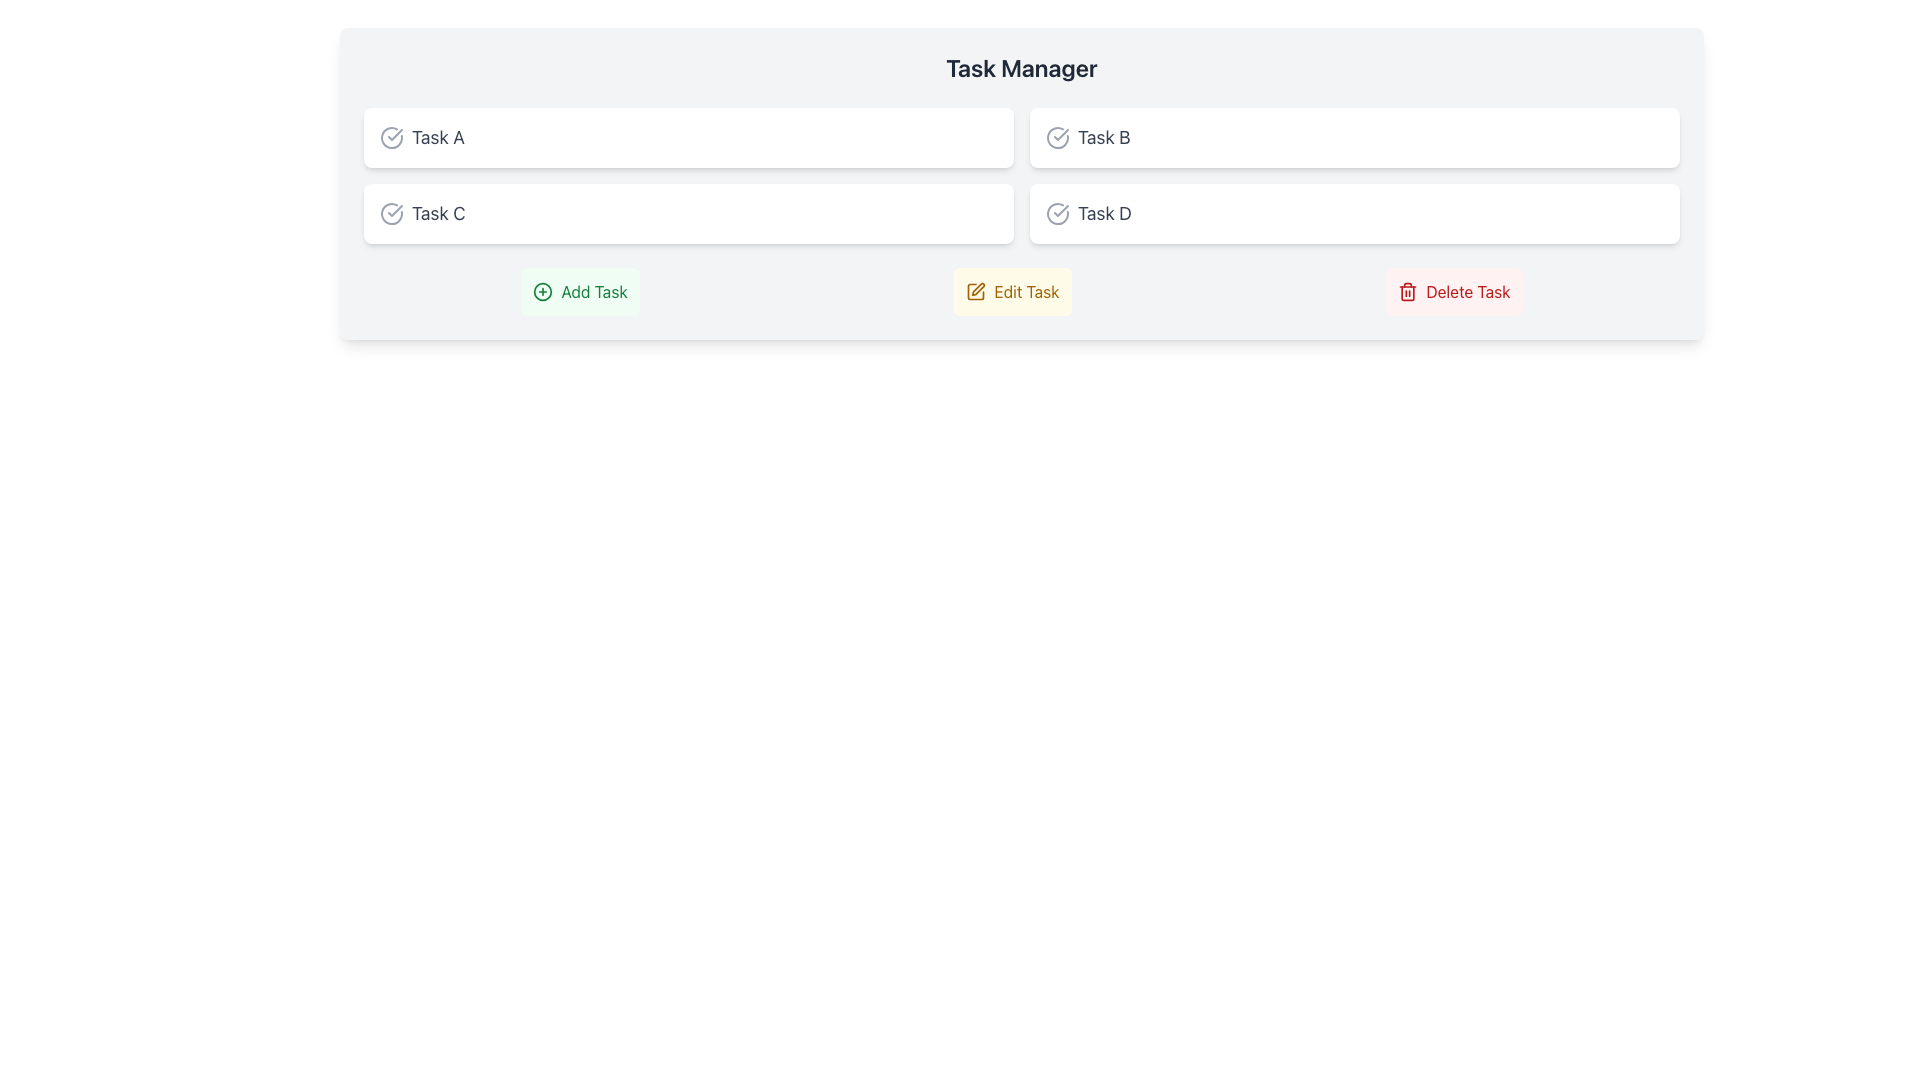  Describe the element at coordinates (1022, 292) in the screenshot. I see `the 'Add Task', 'Edit Task', or 'Delete Task' button located in the horizontal bar at the bottom of the 'Task Manager' interface` at that location.